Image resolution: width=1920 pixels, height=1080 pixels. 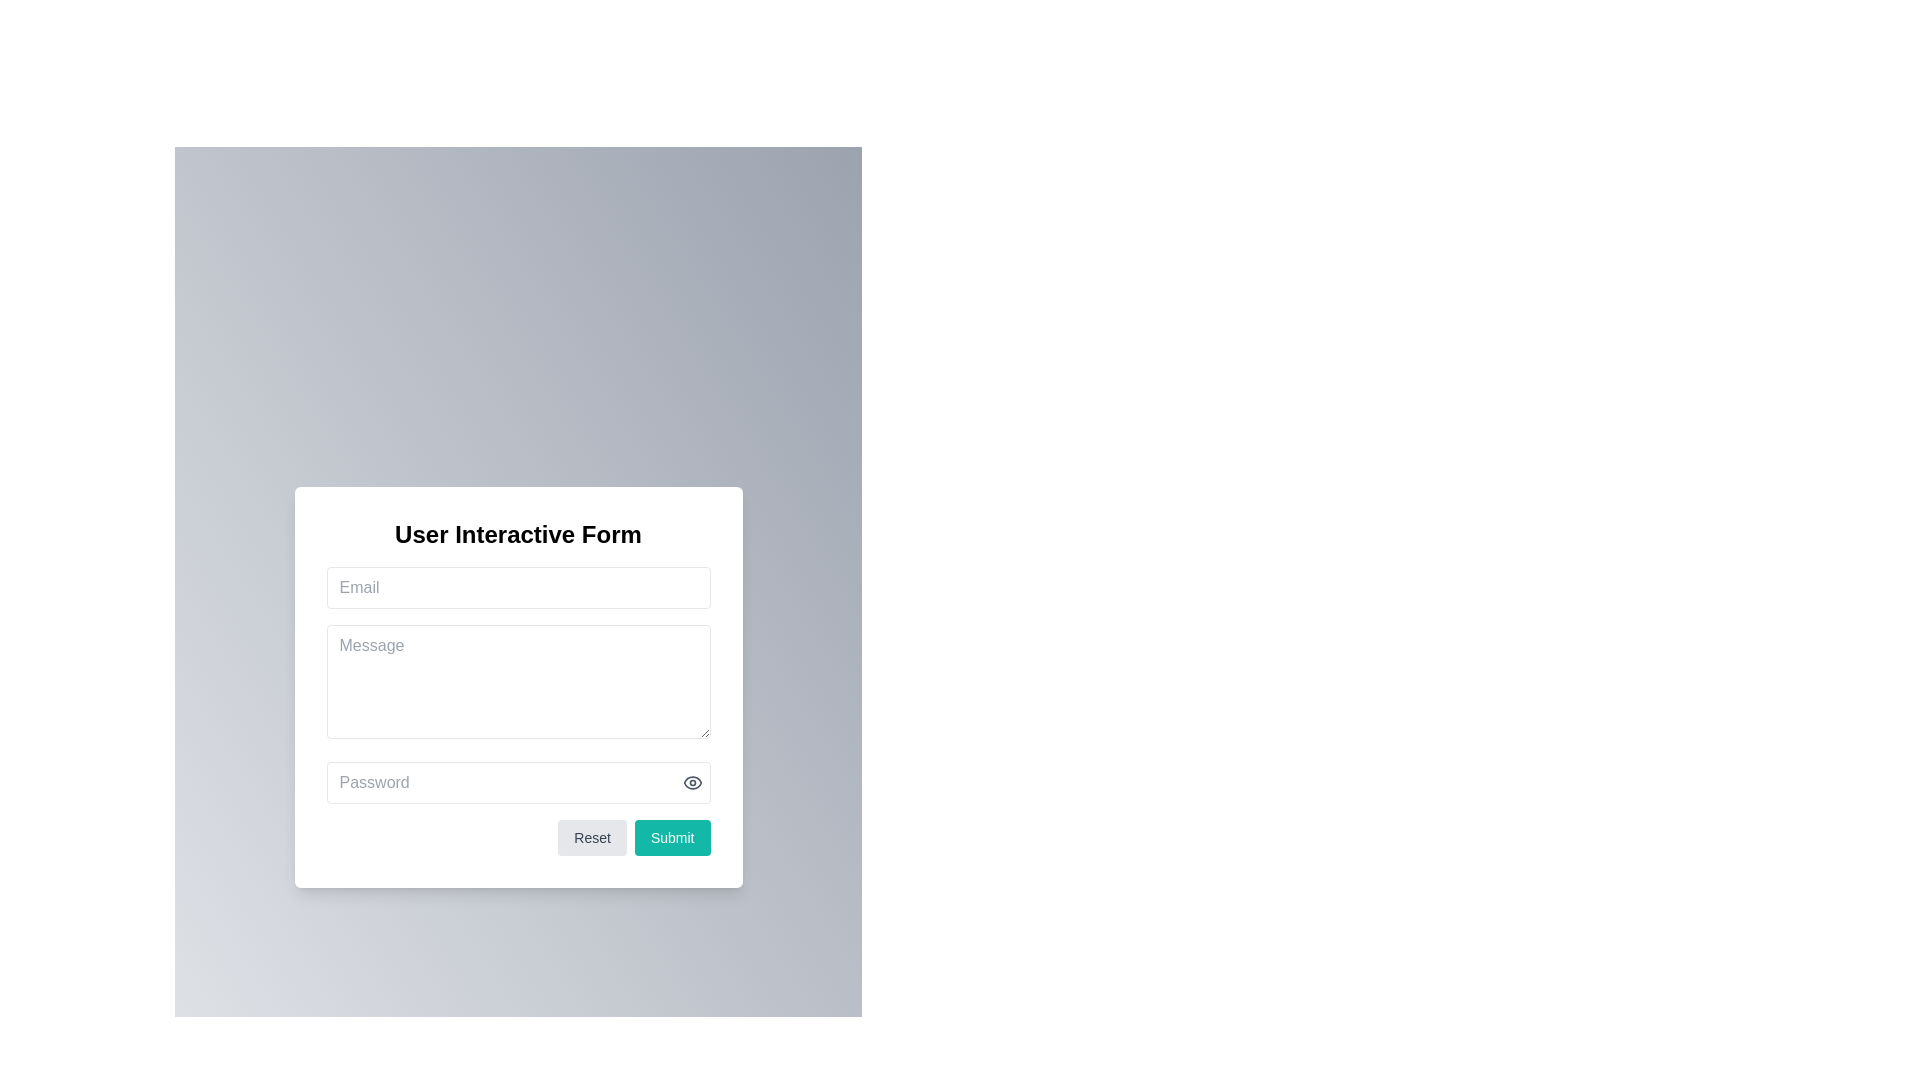 I want to click on the reset button located at the bottom of the 'User Interactive Form', which is the first button from the left in a horizontal alignment of buttons, to observe its hover effect, so click(x=591, y=837).